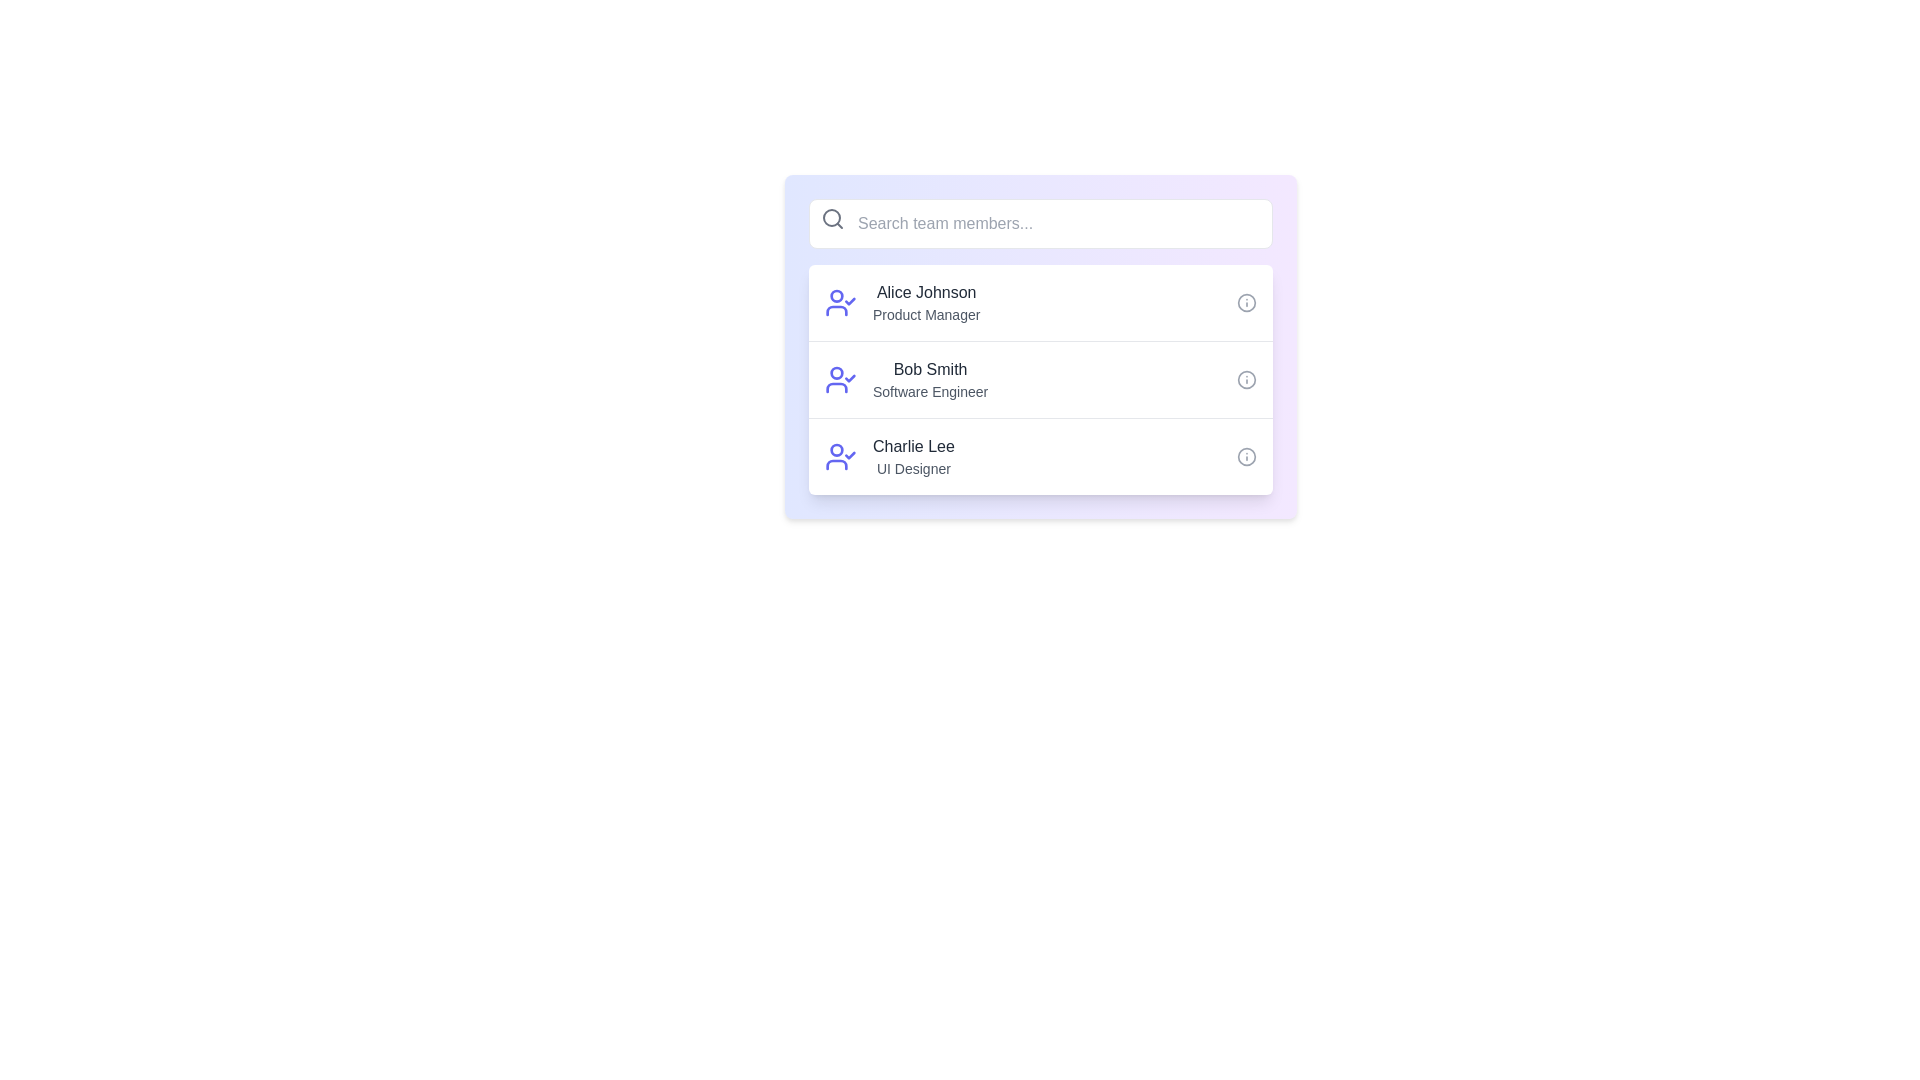 The width and height of the screenshot is (1920, 1080). Describe the element at coordinates (888, 456) in the screenshot. I see `to select the user profile for 'Charlie Lee', a UI Designer, which includes a profile icon with an indigo outline and two text lines indicating the name and role` at that location.